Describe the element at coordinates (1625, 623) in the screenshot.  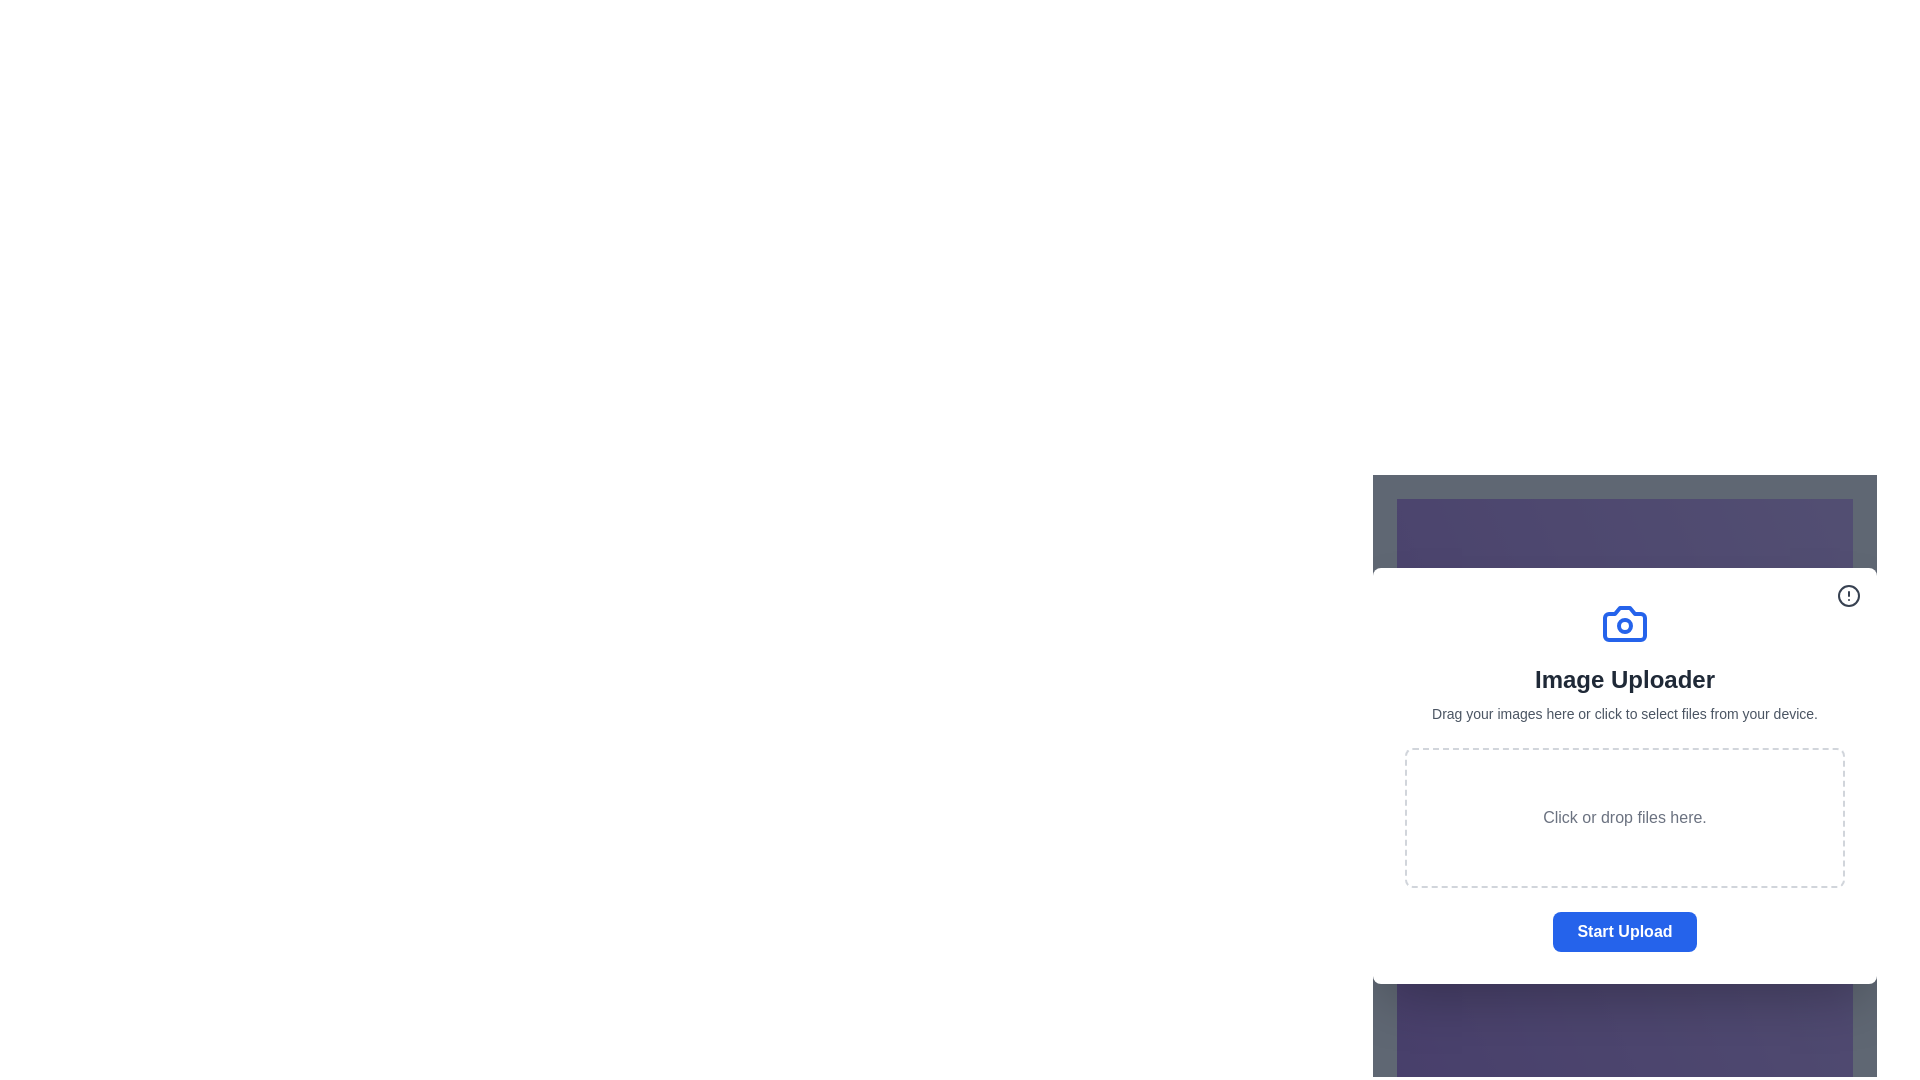
I see `the camera icon with a blue stroke color, located at the top center of the modal above the title 'Image Uploader'` at that location.